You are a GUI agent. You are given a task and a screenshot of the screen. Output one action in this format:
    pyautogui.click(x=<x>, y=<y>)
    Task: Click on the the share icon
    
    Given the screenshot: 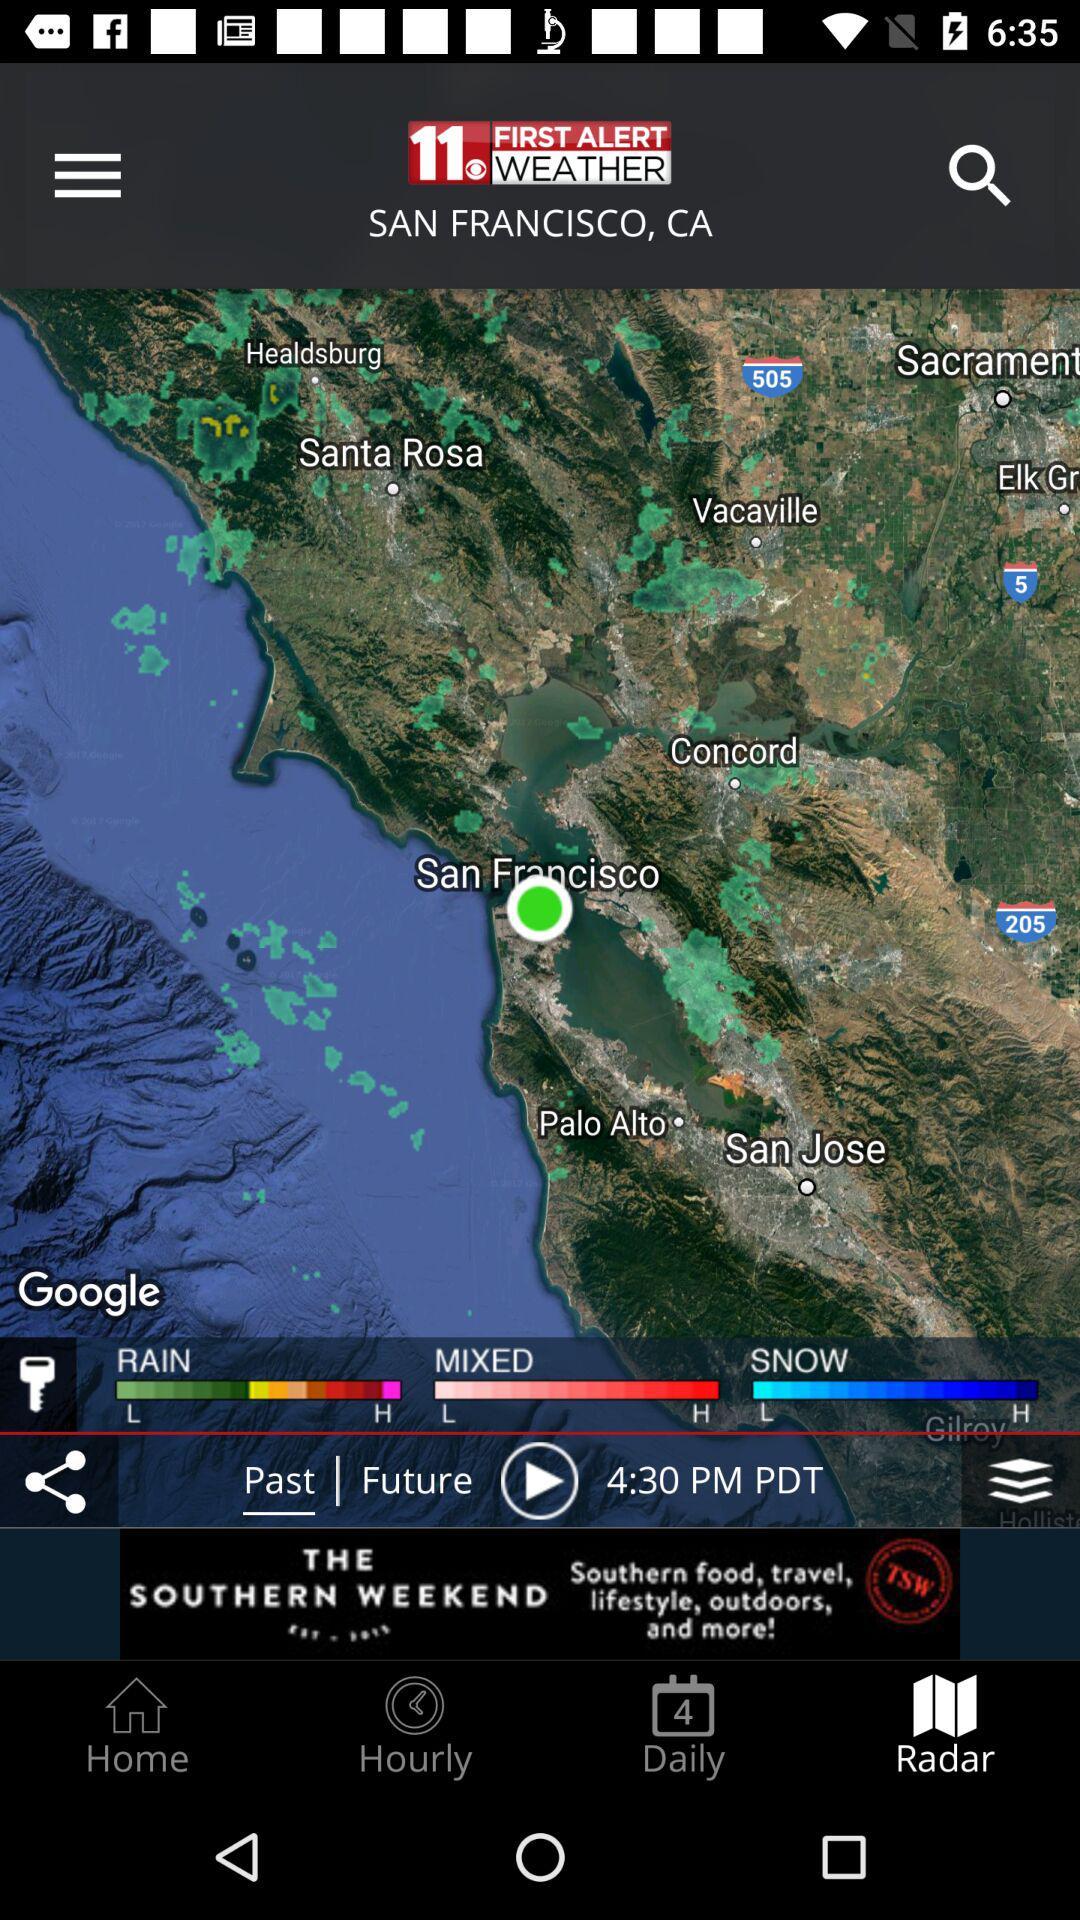 What is the action you would take?
    pyautogui.click(x=58, y=1480)
    